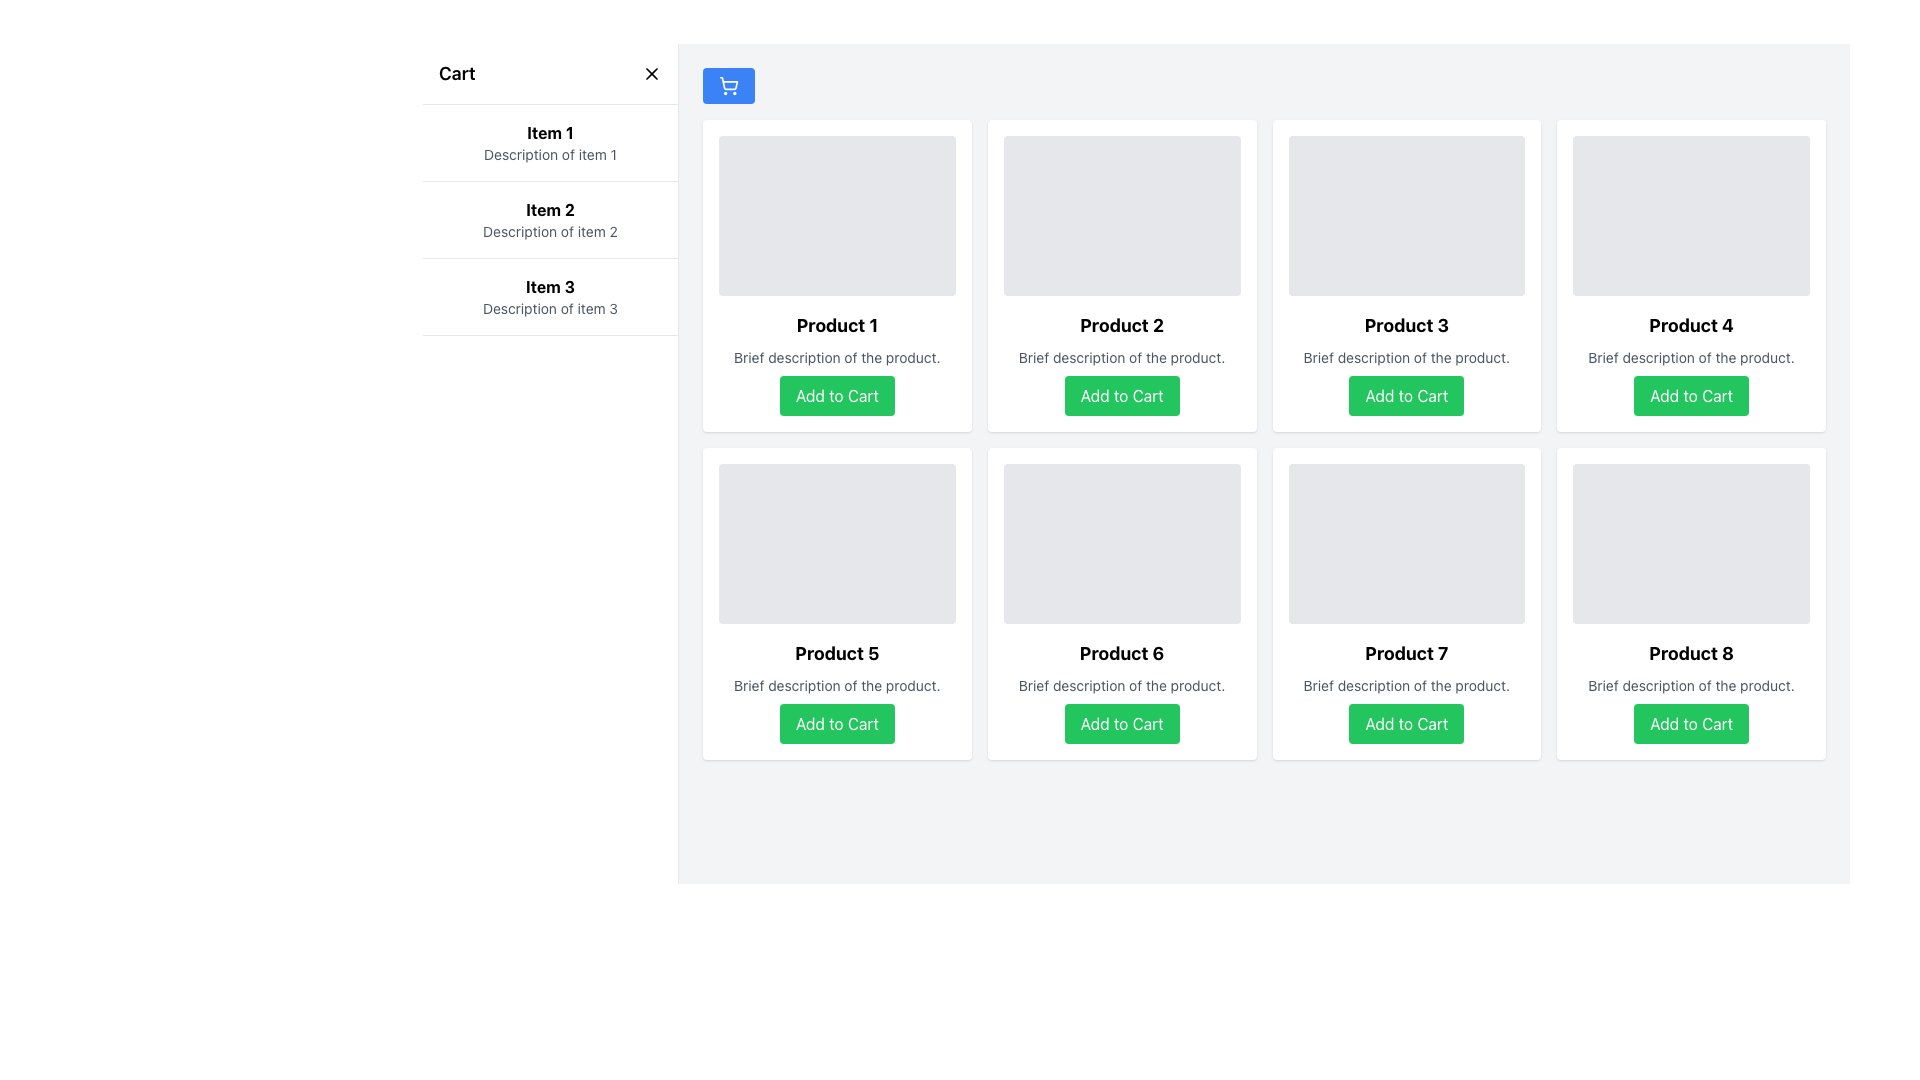 Image resolution: width=1920 pixels, height=1080 pixels. Describe the element at coordinates (550, 220) in the screenshot. I see `the text entry element labeled 'Item 2' which is the second item in a vertical list, containing a bolded title and a description, positioned to the left side of the interface` at that location.